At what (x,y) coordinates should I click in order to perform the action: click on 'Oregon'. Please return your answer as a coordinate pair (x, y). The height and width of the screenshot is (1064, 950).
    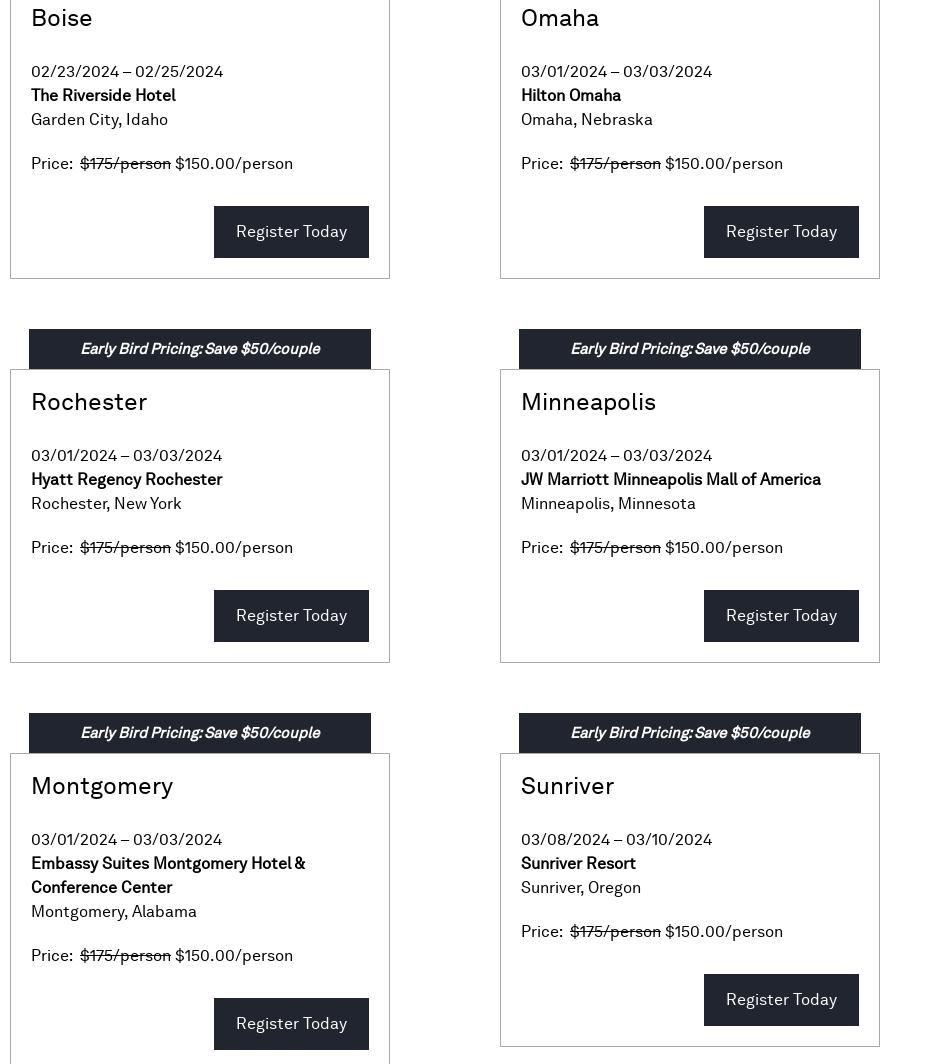
    Looking at the image, I should click on (614, 887).